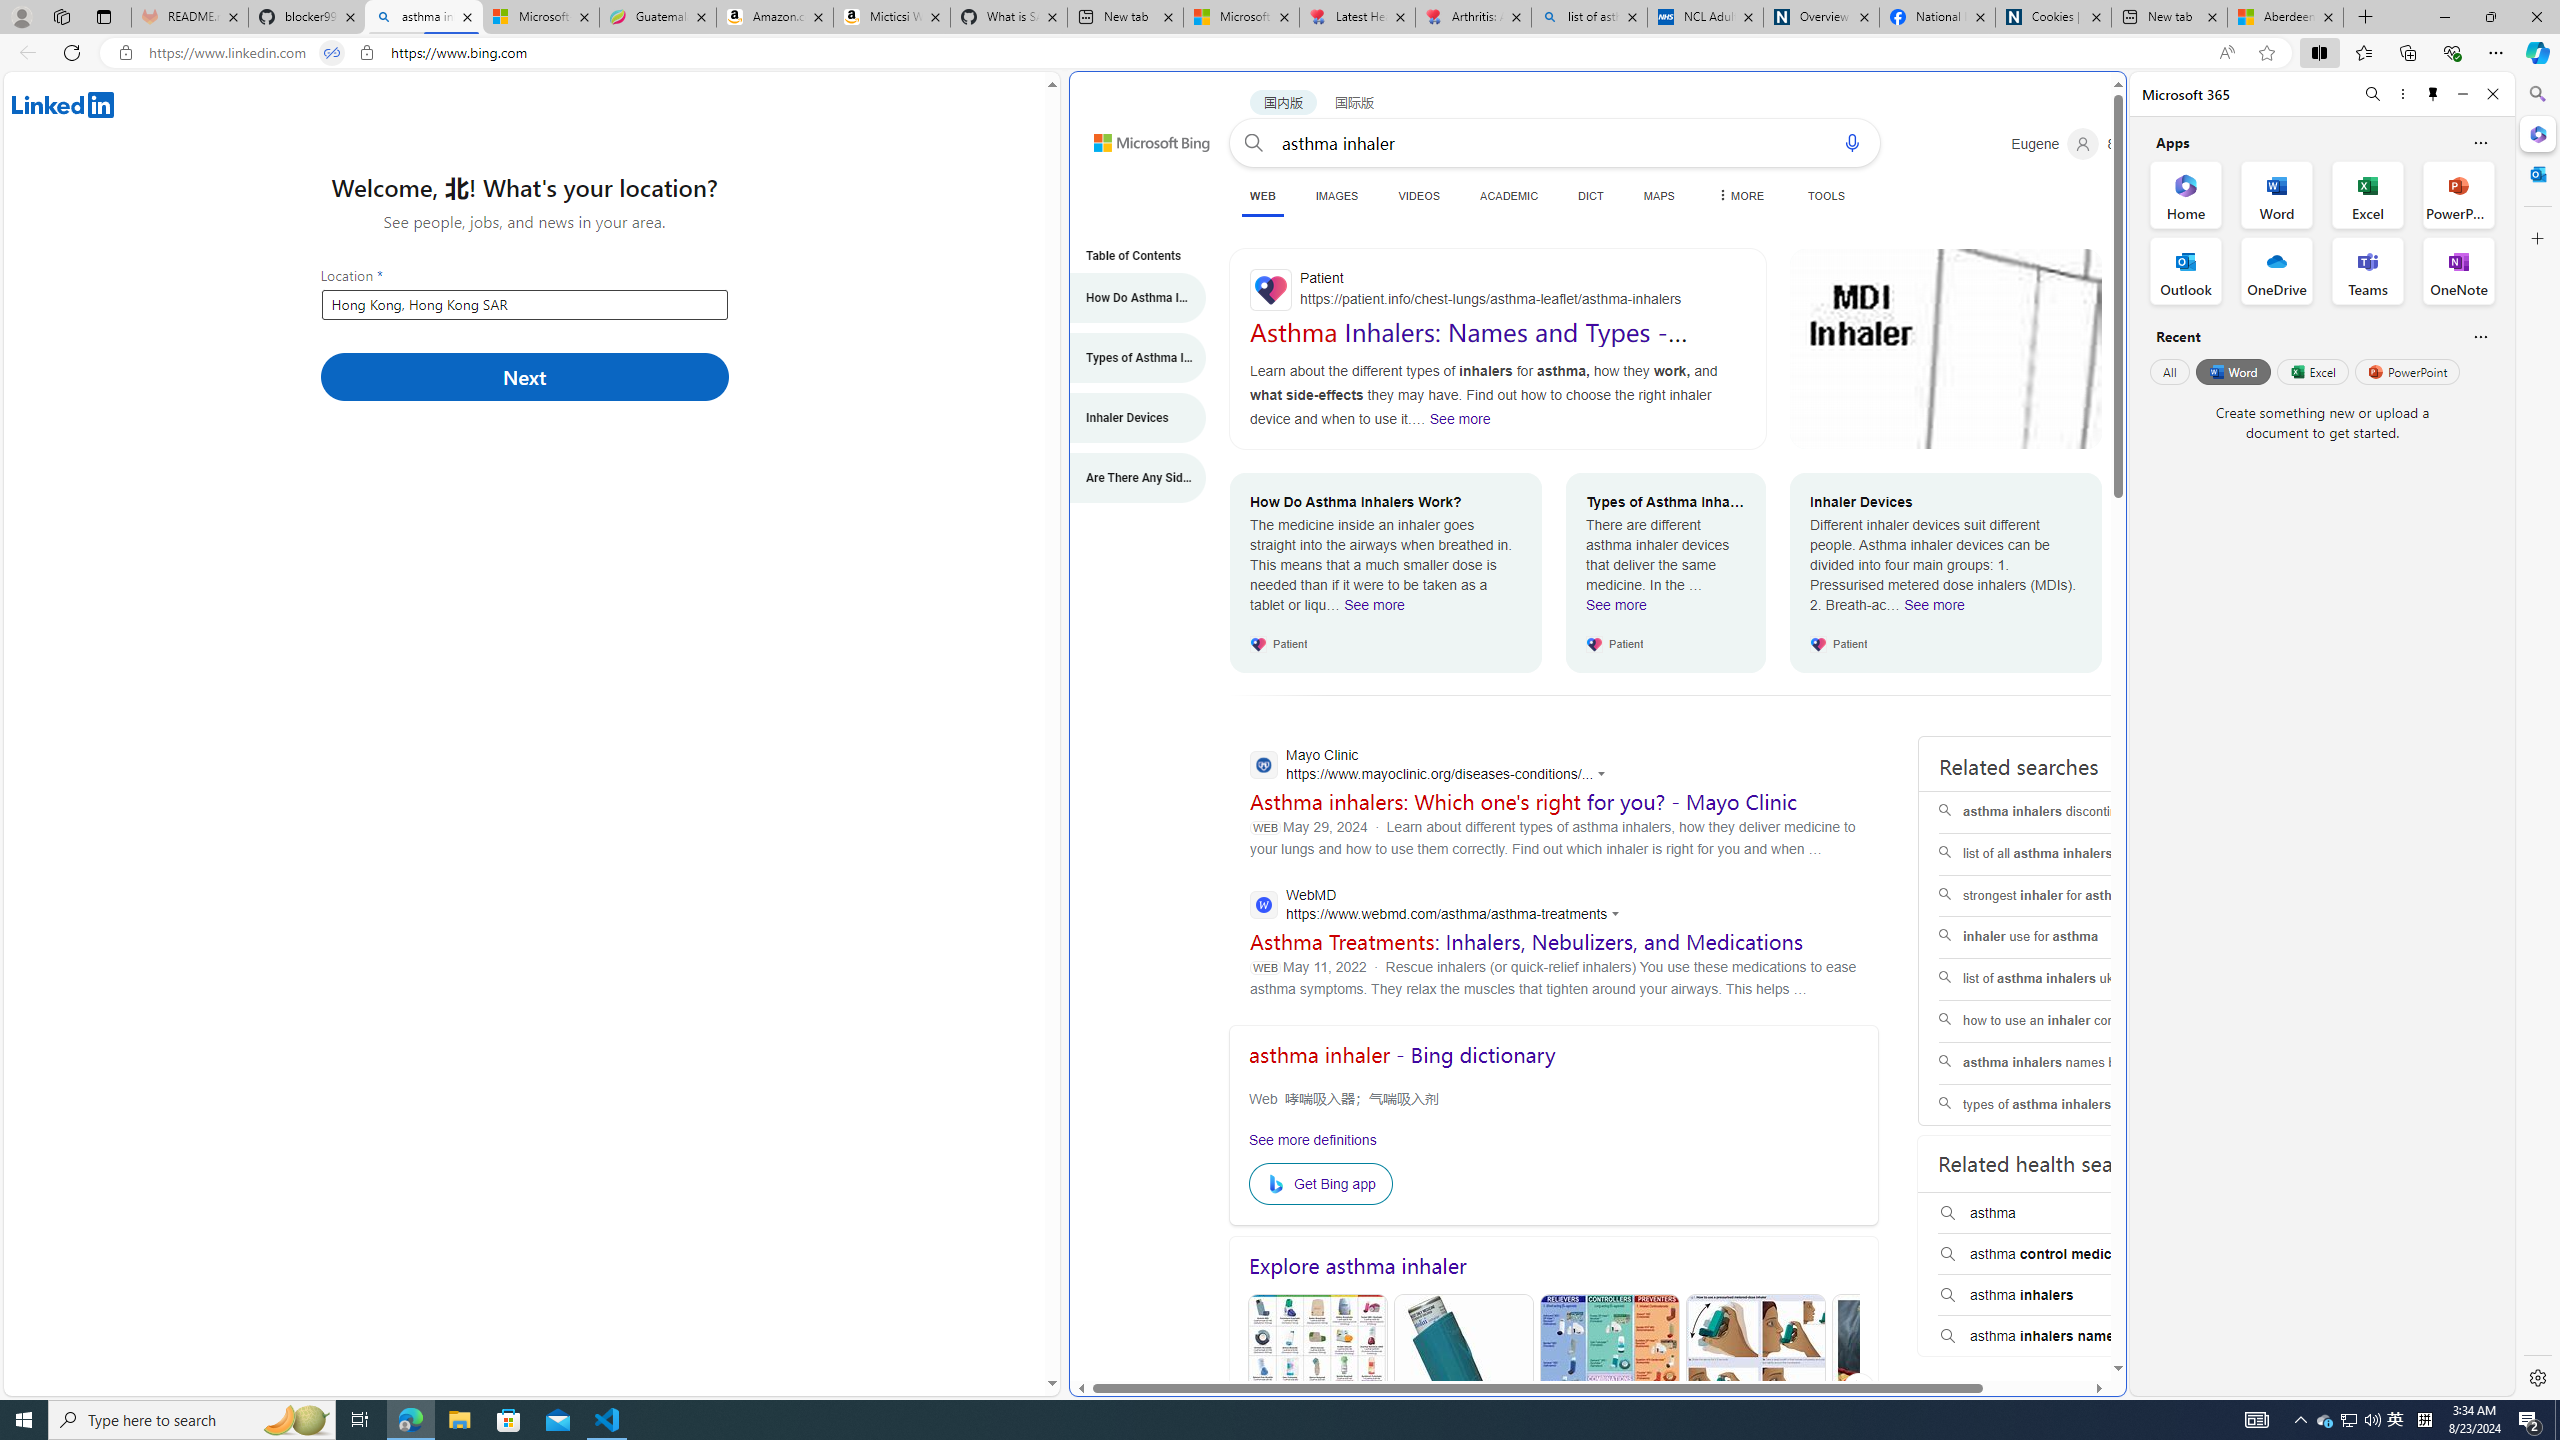 Image resolution: width=2560 pixels, height=1440 pixels. What do you see at coordinates (2458, 271) in the screenshot?
I see `'OneNote Office App'` at bounding box center [2458, 271].